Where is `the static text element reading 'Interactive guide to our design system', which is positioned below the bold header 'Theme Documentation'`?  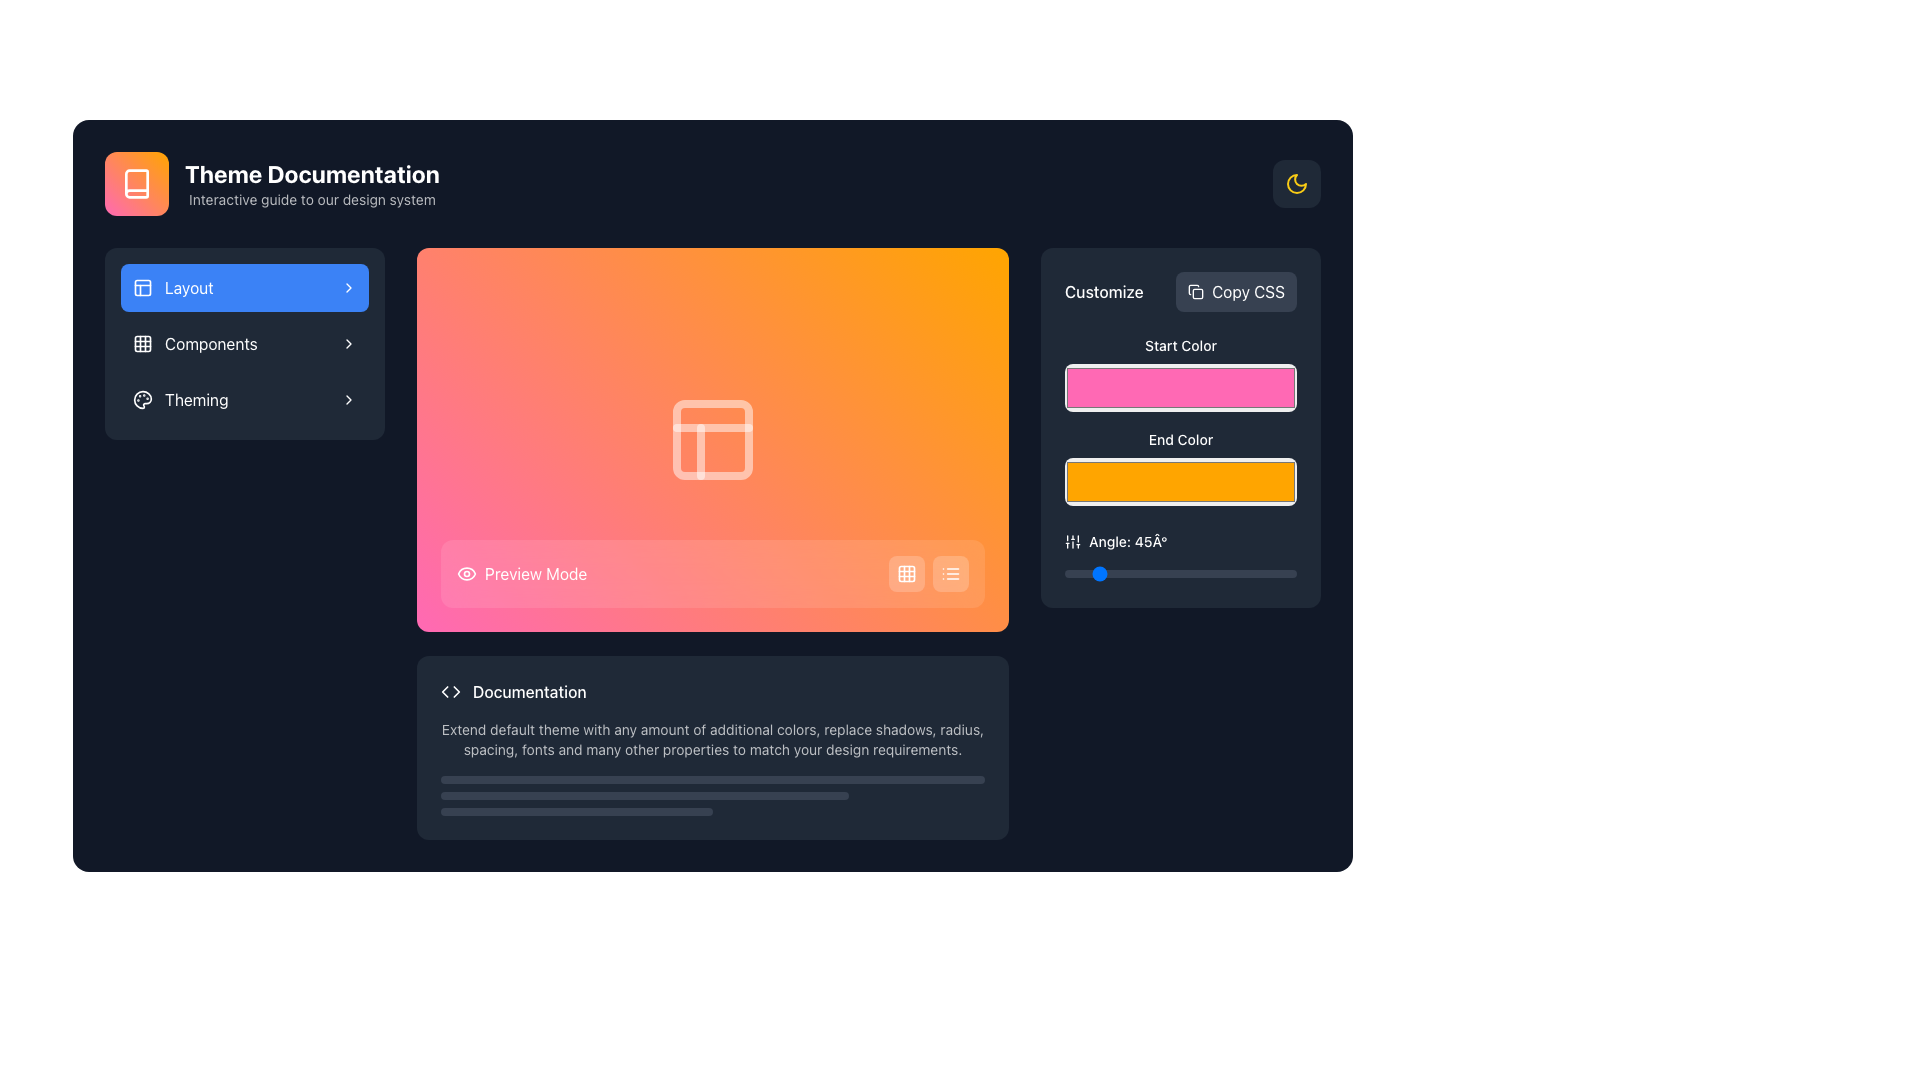 the static text element reading 'Interactive guide to our design system', which is positioned below the bold header 'Theme Documentation' is located at coordinates (311, 200).